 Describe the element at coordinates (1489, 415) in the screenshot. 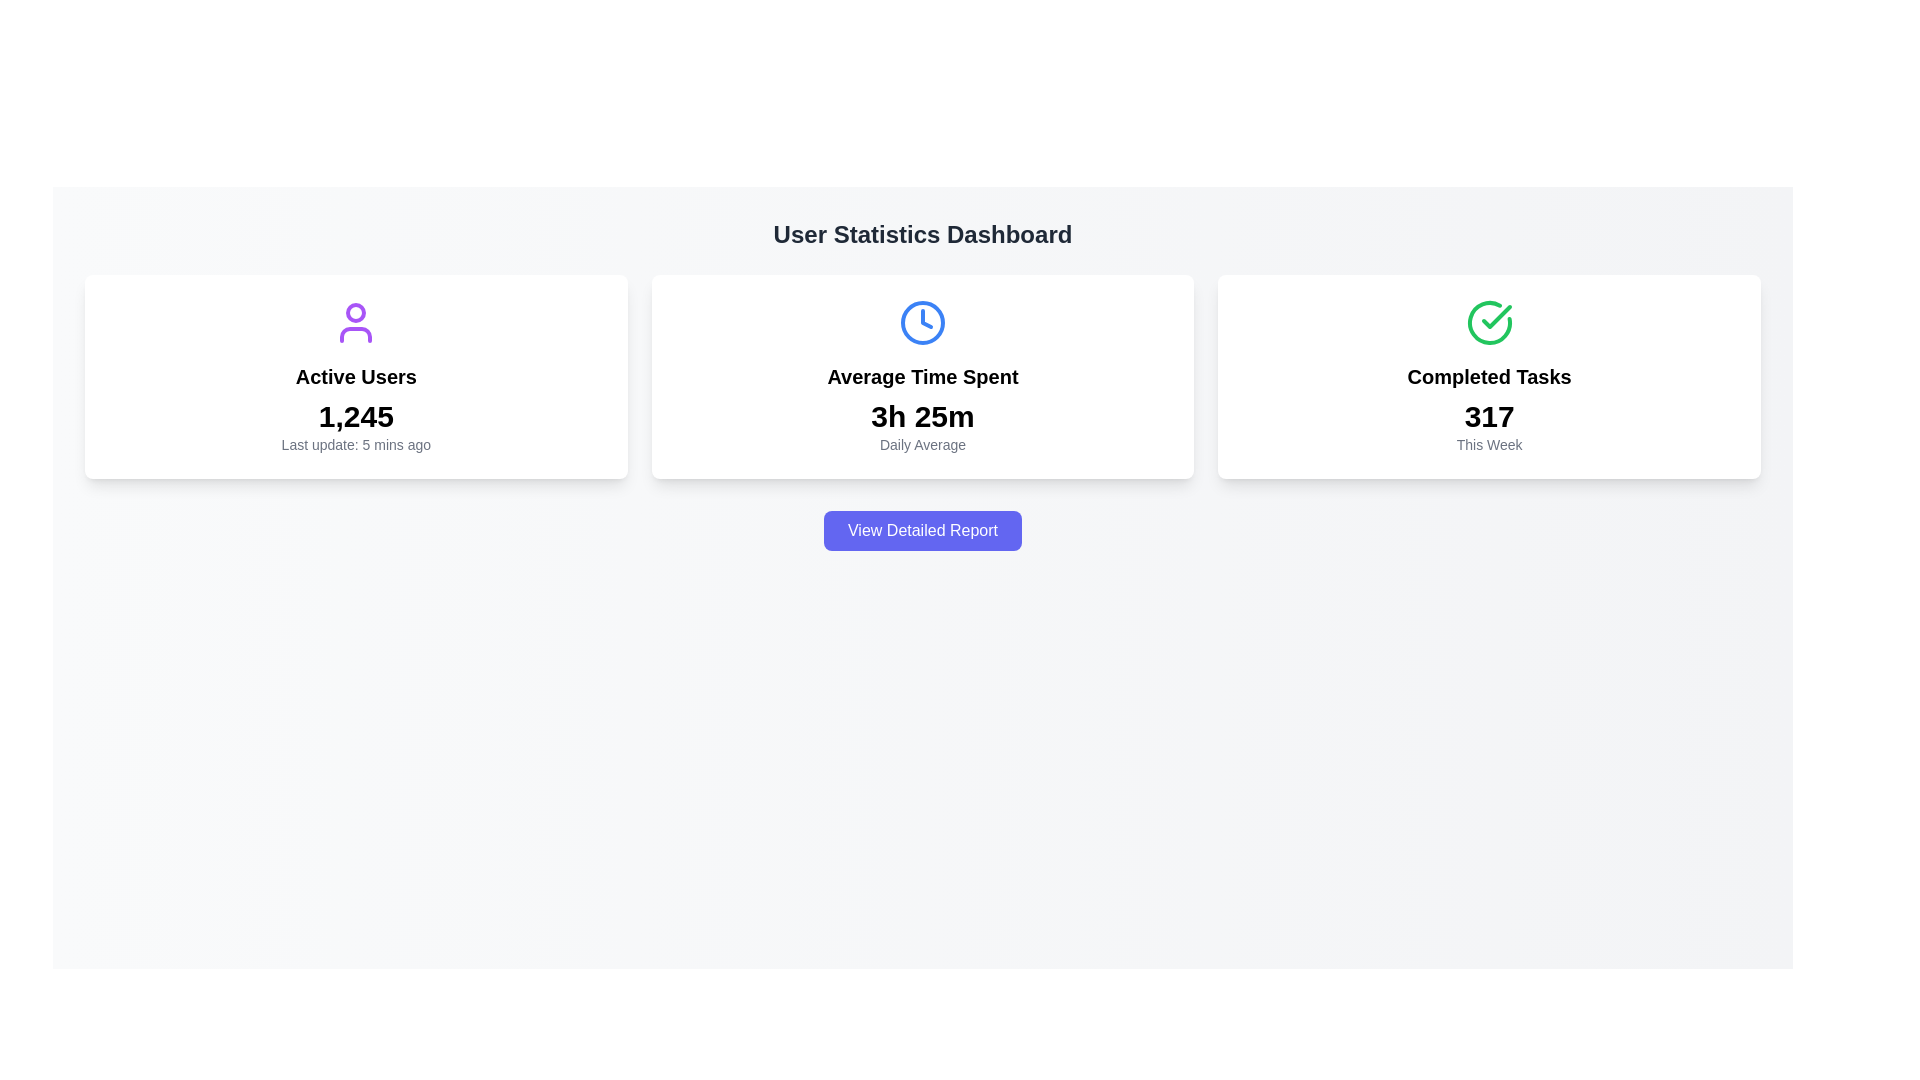

I see `number displayed in the Text Label that represents the count of completed tasks, located centrally within the rightmost card below the title 'Completed Tasks' and above the descriptor 'This Week'` at that location.